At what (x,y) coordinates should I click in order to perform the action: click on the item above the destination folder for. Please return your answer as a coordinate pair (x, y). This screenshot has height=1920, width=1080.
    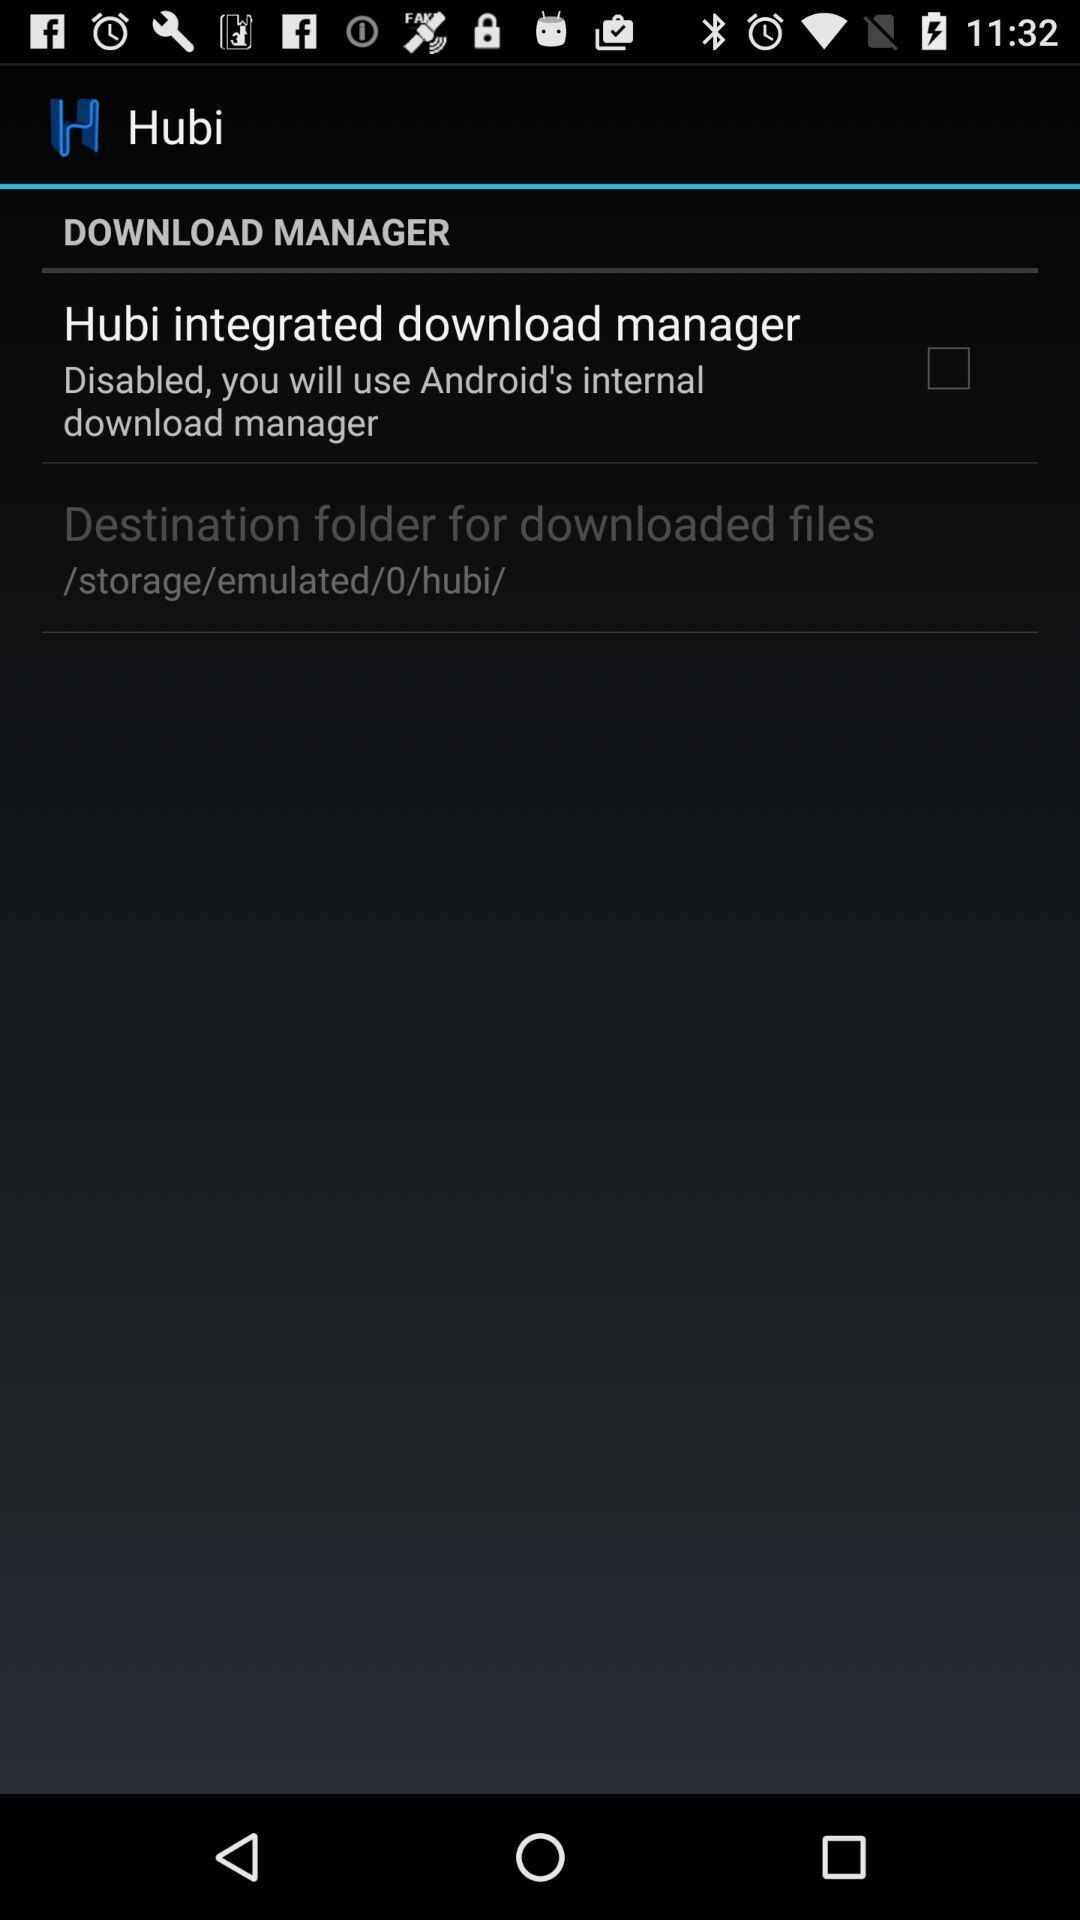
    Looking at the image, I should click on (463, 400).